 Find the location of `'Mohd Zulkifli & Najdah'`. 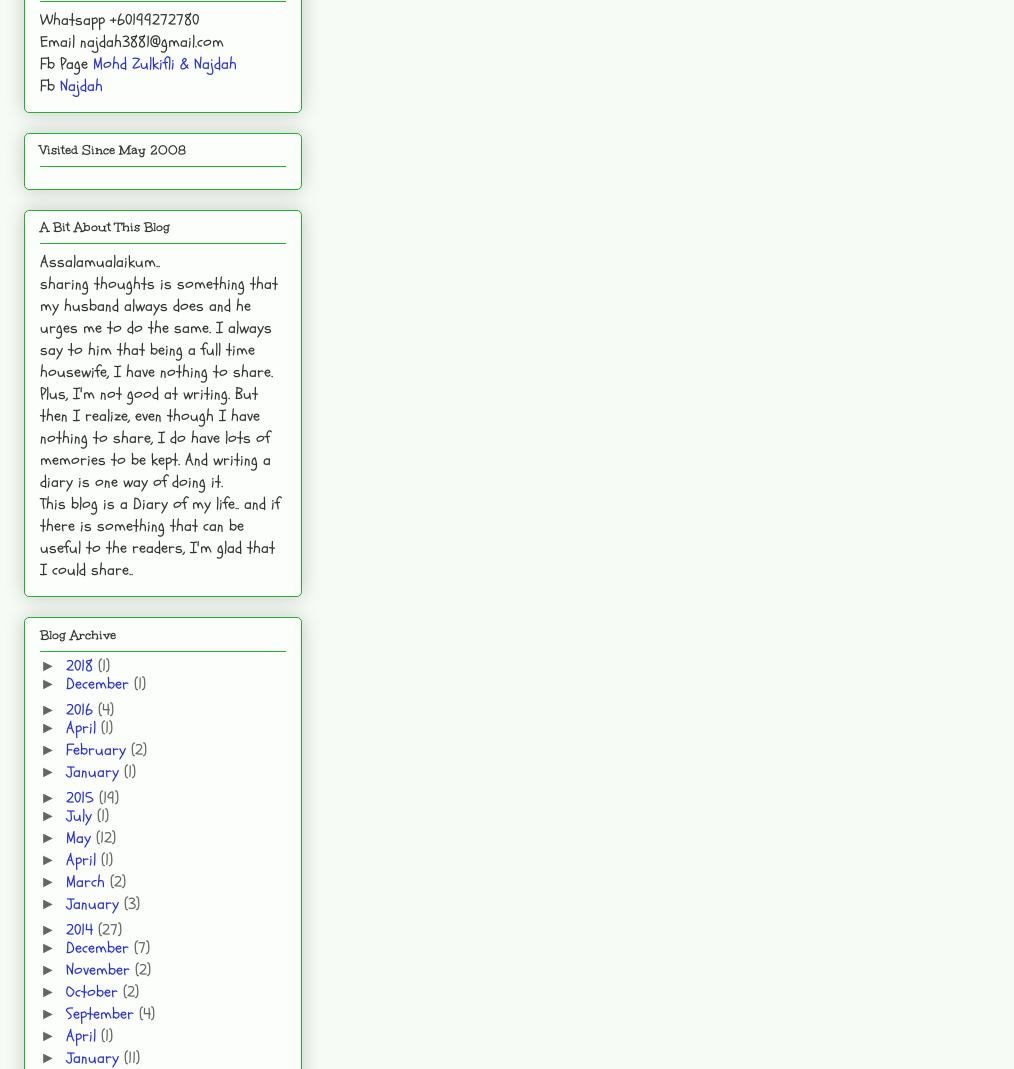

'Mohd Zulkifli & Najdah' is located at coordinates (164, 61).